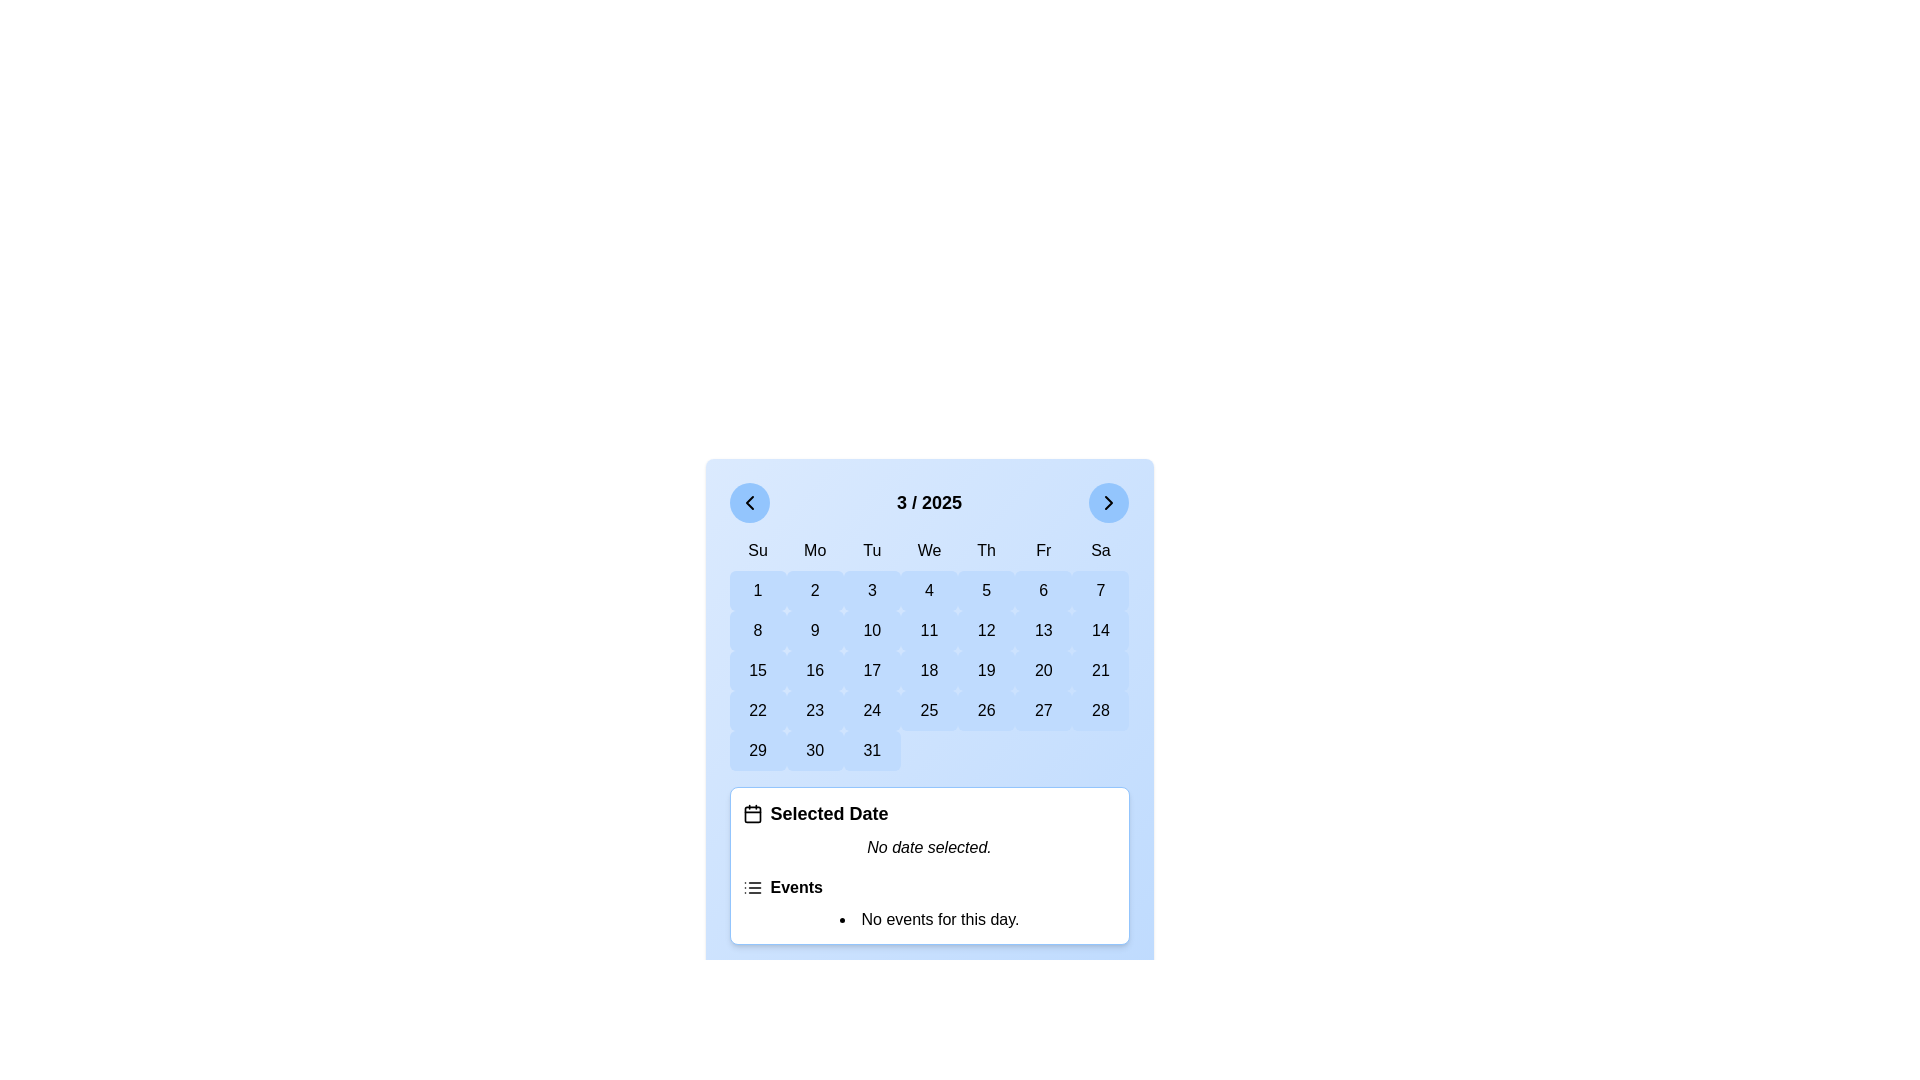 The width and height of the screenshot is (1920, 1080). I want to click on the left chevron icon embedded in the rounded blue button located in the top-left corner of the calendar interface, so click(748, 501).